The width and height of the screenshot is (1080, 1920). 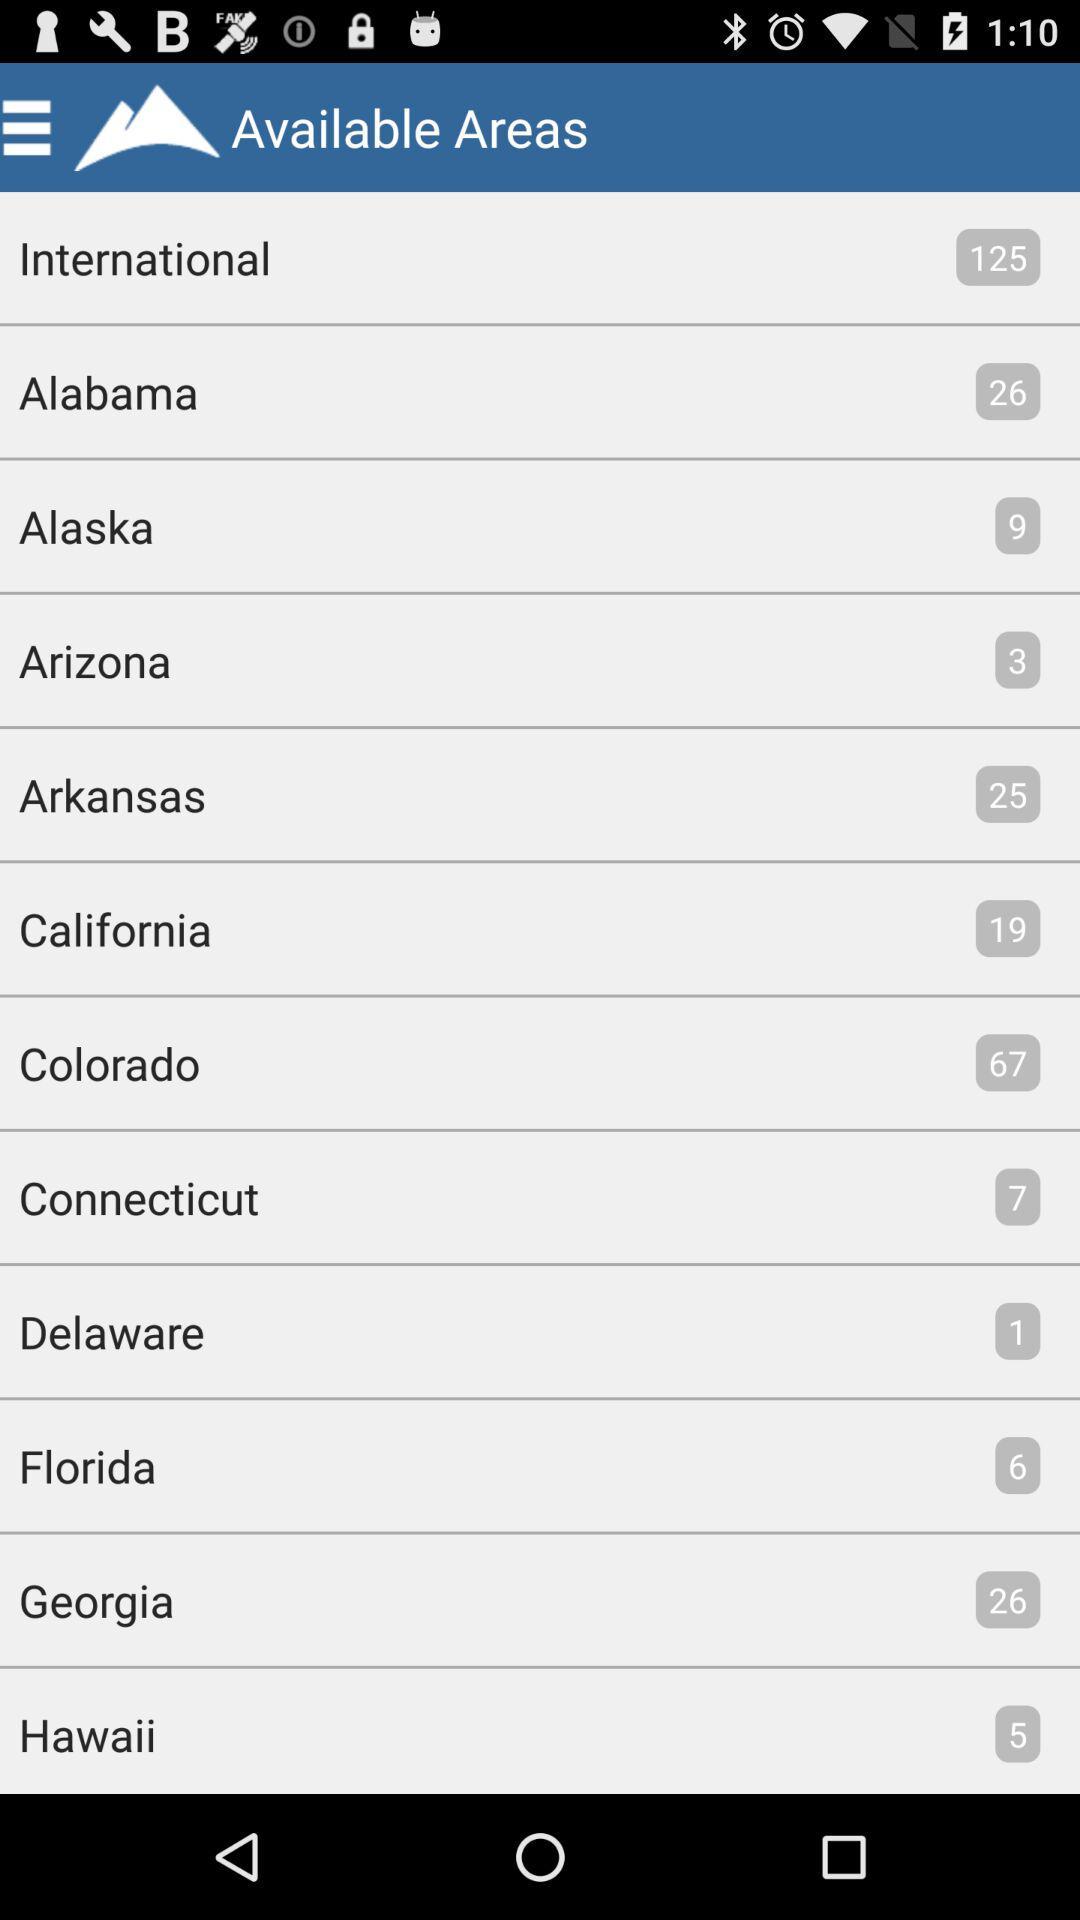 What do you see at coordinates (1017, 660) in the screenshot?
I see `item above the 25 item` at bounding box center [1017, 660].